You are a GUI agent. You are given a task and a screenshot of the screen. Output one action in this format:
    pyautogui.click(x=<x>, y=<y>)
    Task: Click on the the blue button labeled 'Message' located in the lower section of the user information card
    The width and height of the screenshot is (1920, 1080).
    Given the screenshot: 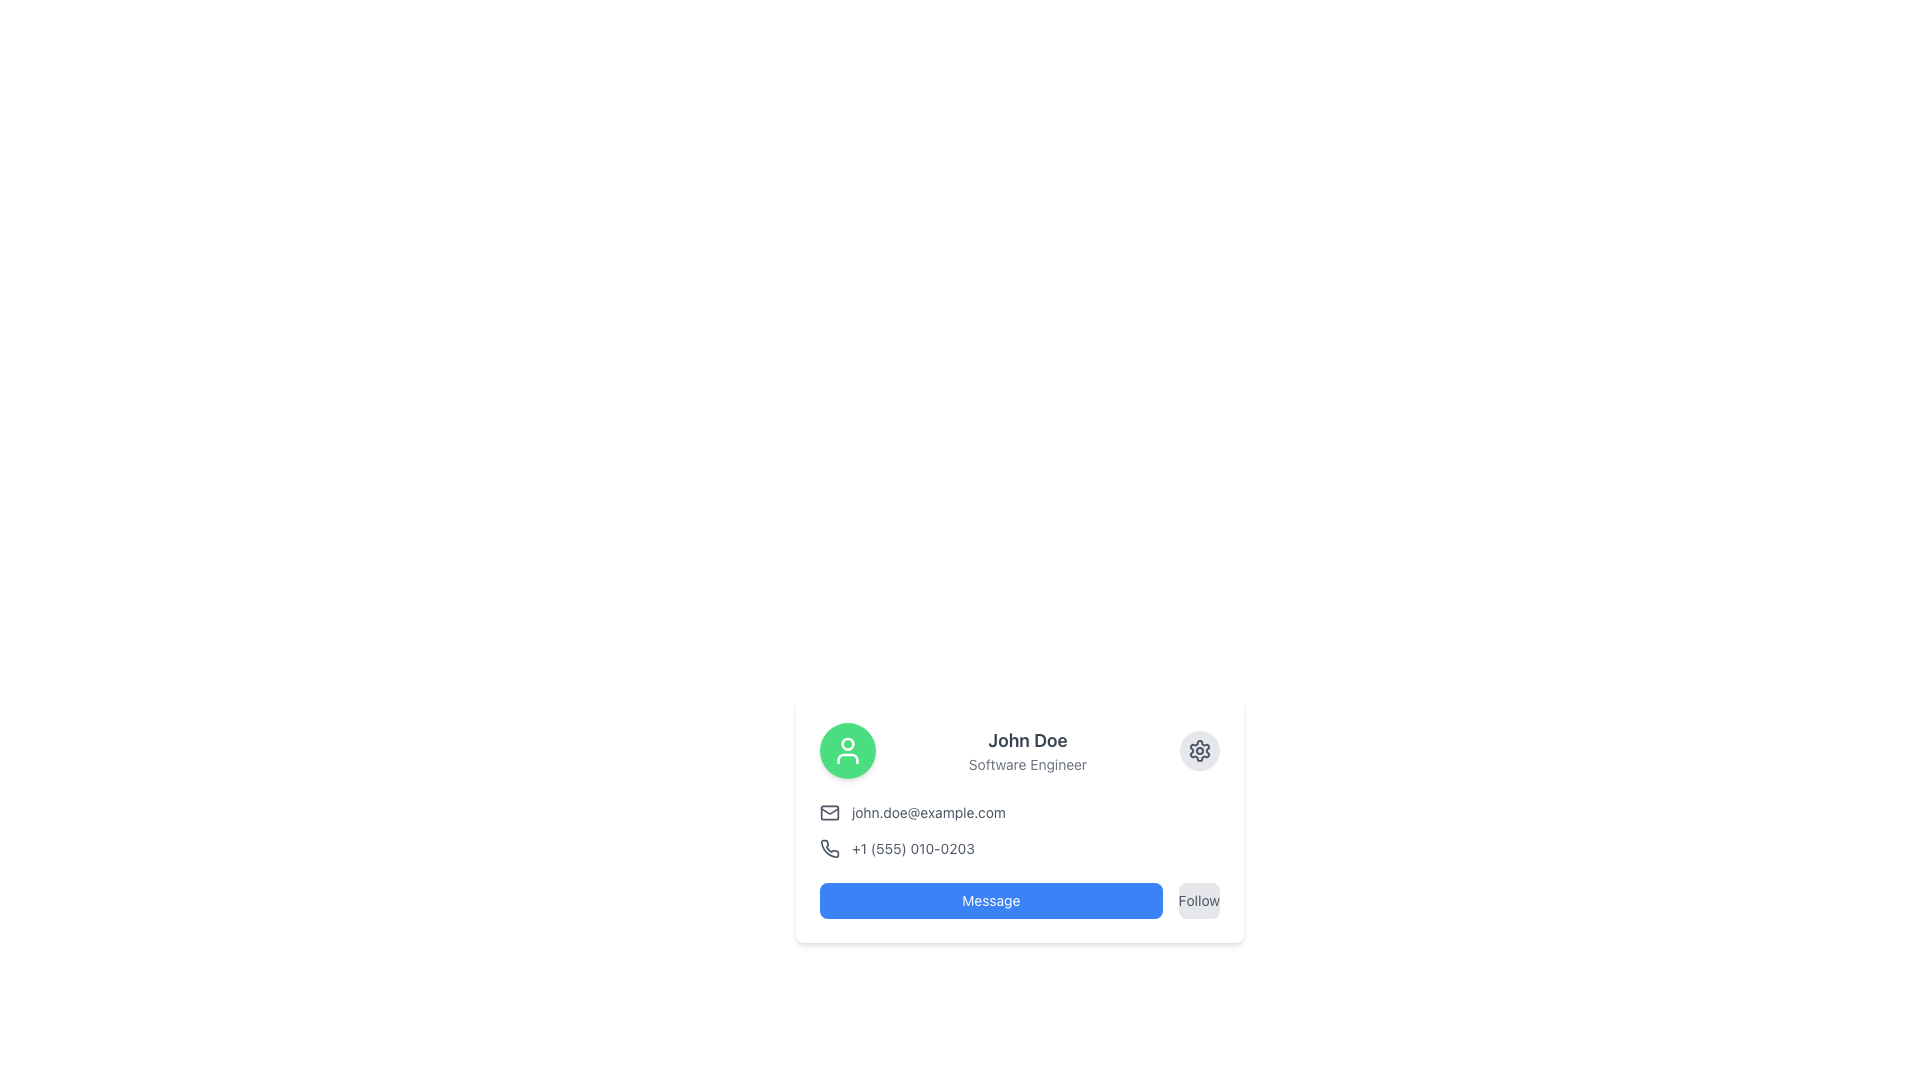 What is the action you would take?
    pyautogui.click(x=991, y=901)
    